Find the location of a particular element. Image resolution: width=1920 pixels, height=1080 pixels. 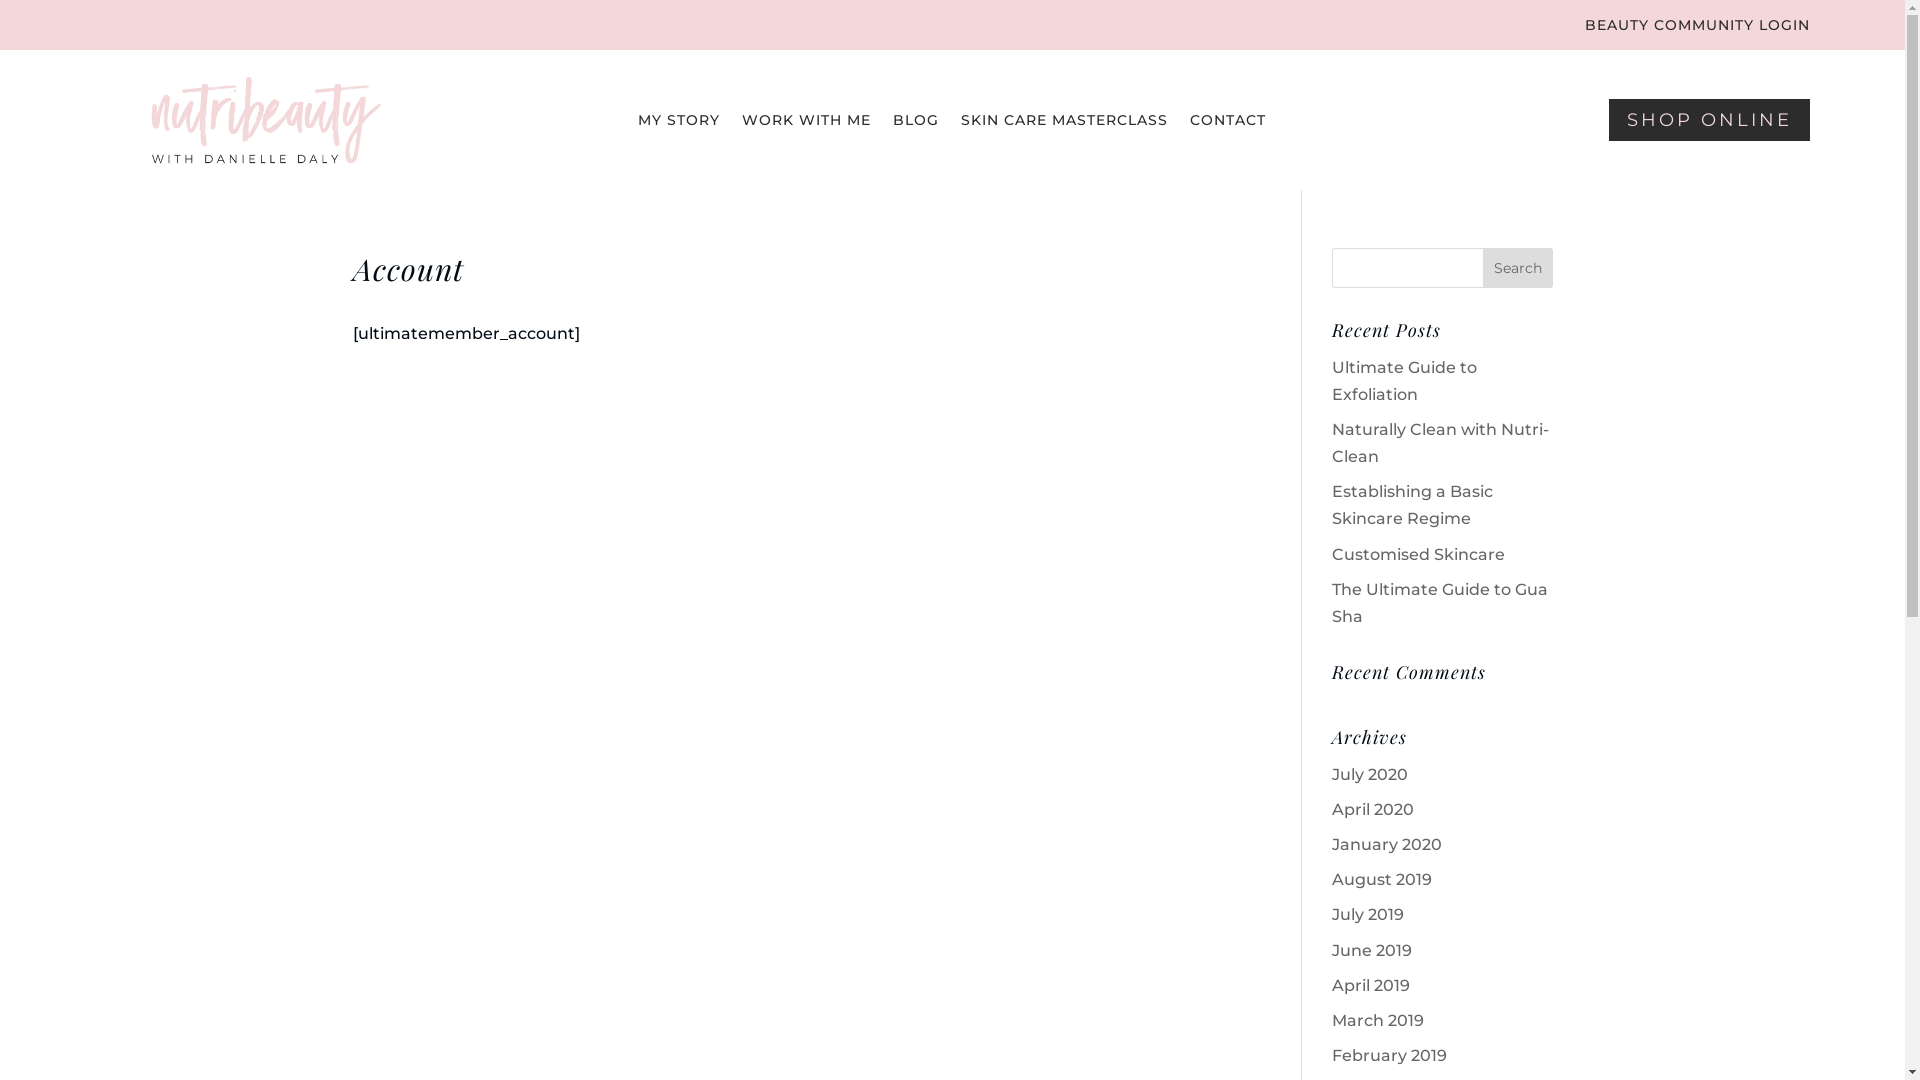

'Naturally Clean with Nutri-Clean' is located at coordinates (1440, 442).